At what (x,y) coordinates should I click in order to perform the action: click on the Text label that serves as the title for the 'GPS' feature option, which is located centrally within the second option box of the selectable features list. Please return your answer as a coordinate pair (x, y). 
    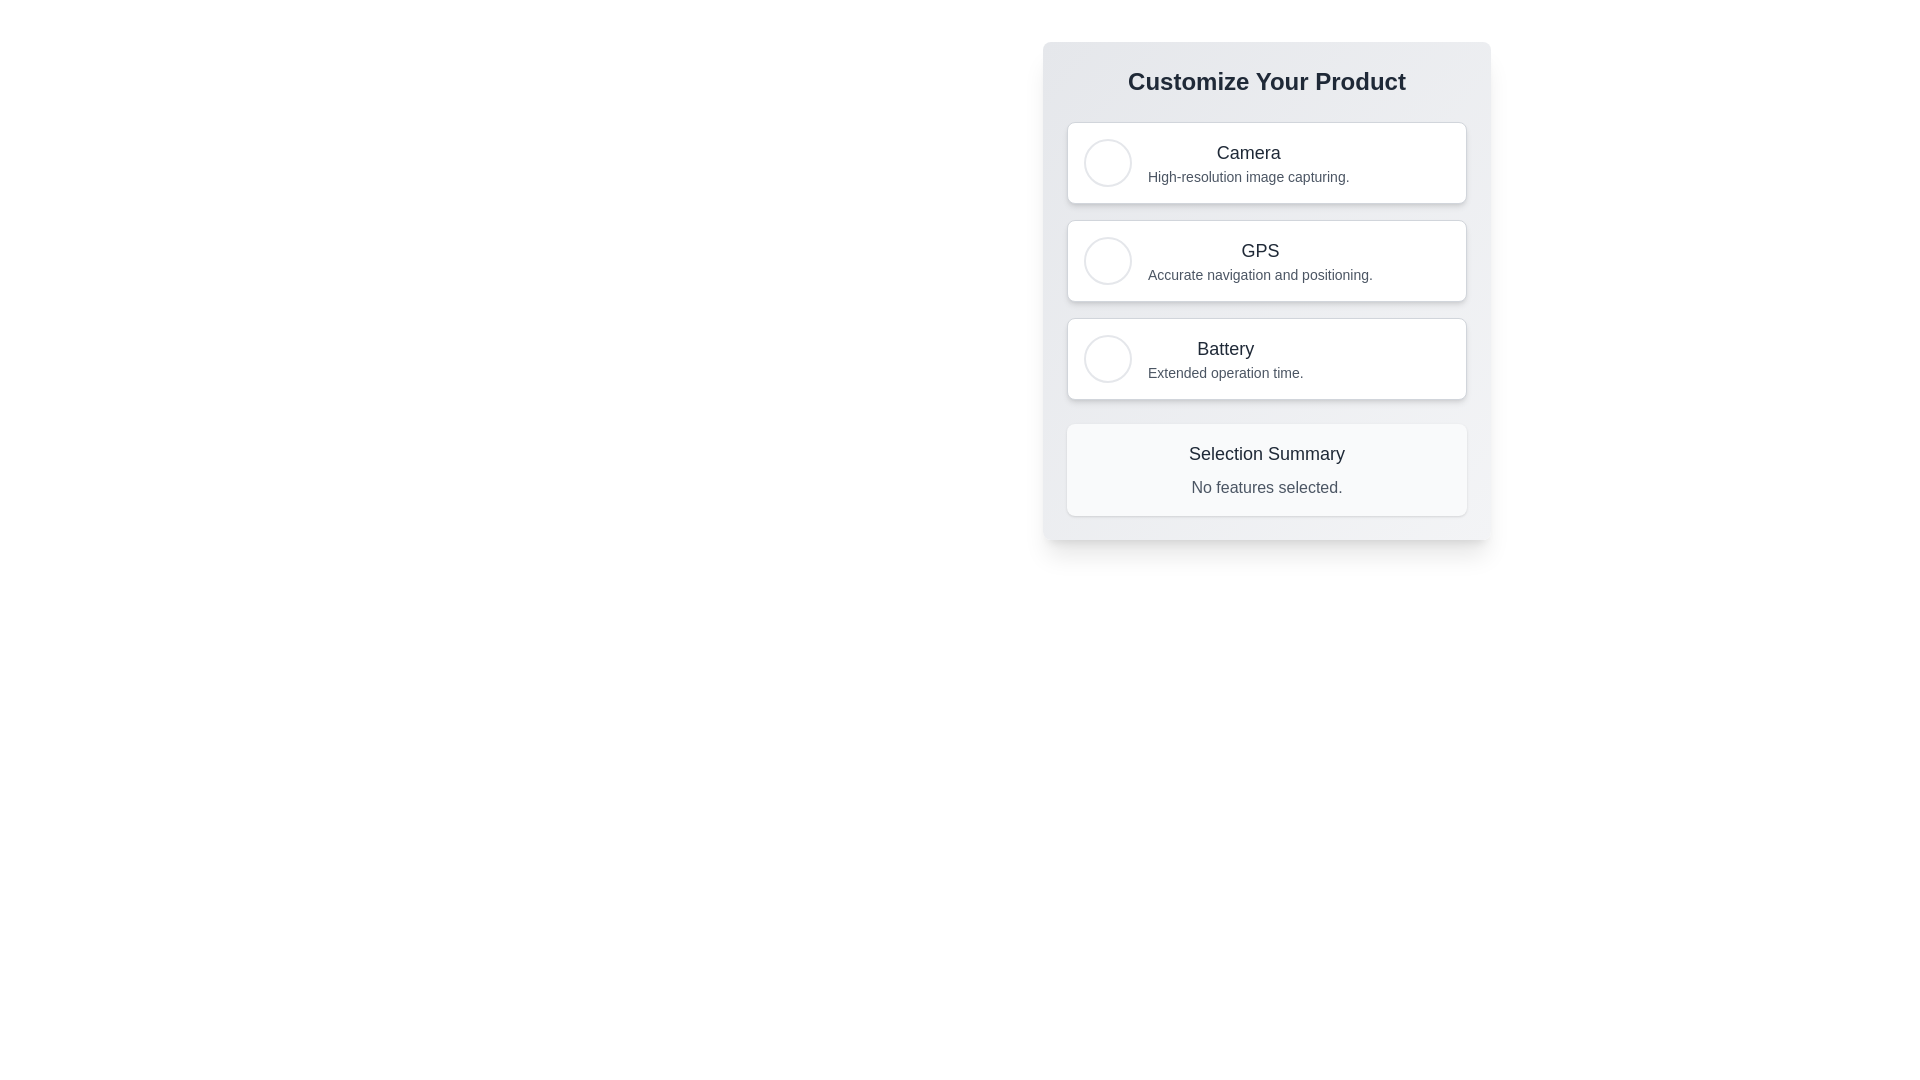
    Looking at the image, I should click on (1259, 249).